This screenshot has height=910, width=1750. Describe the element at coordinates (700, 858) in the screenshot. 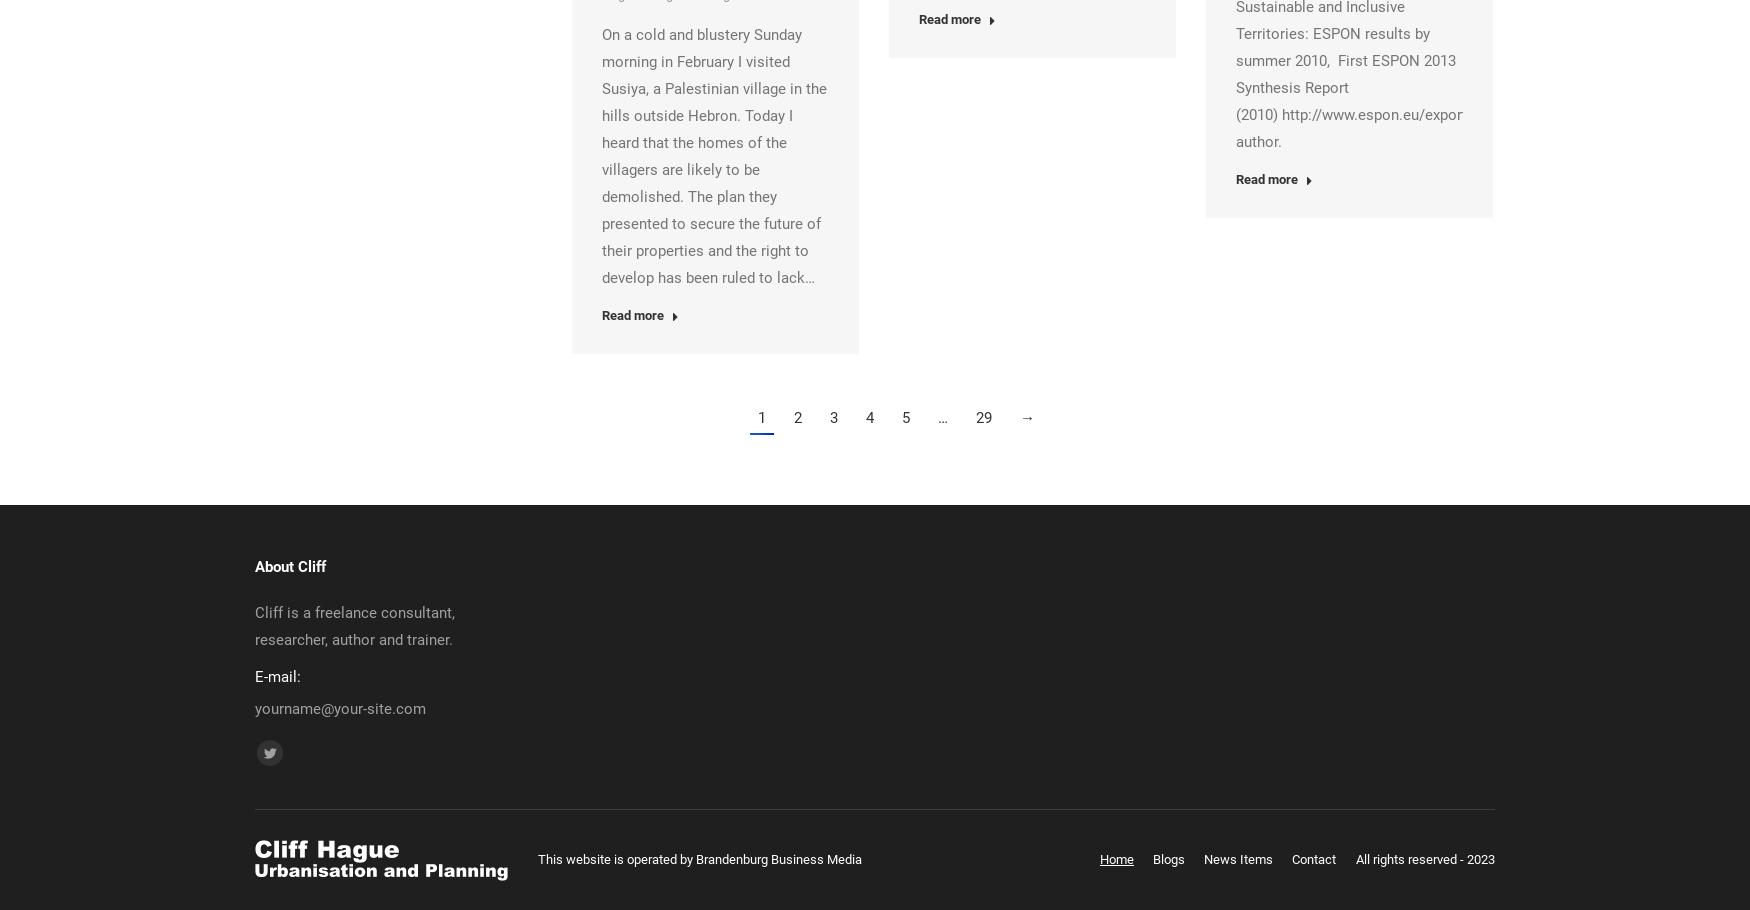

I see `'This website is operated by Brandenburg Business Media'` at that location.